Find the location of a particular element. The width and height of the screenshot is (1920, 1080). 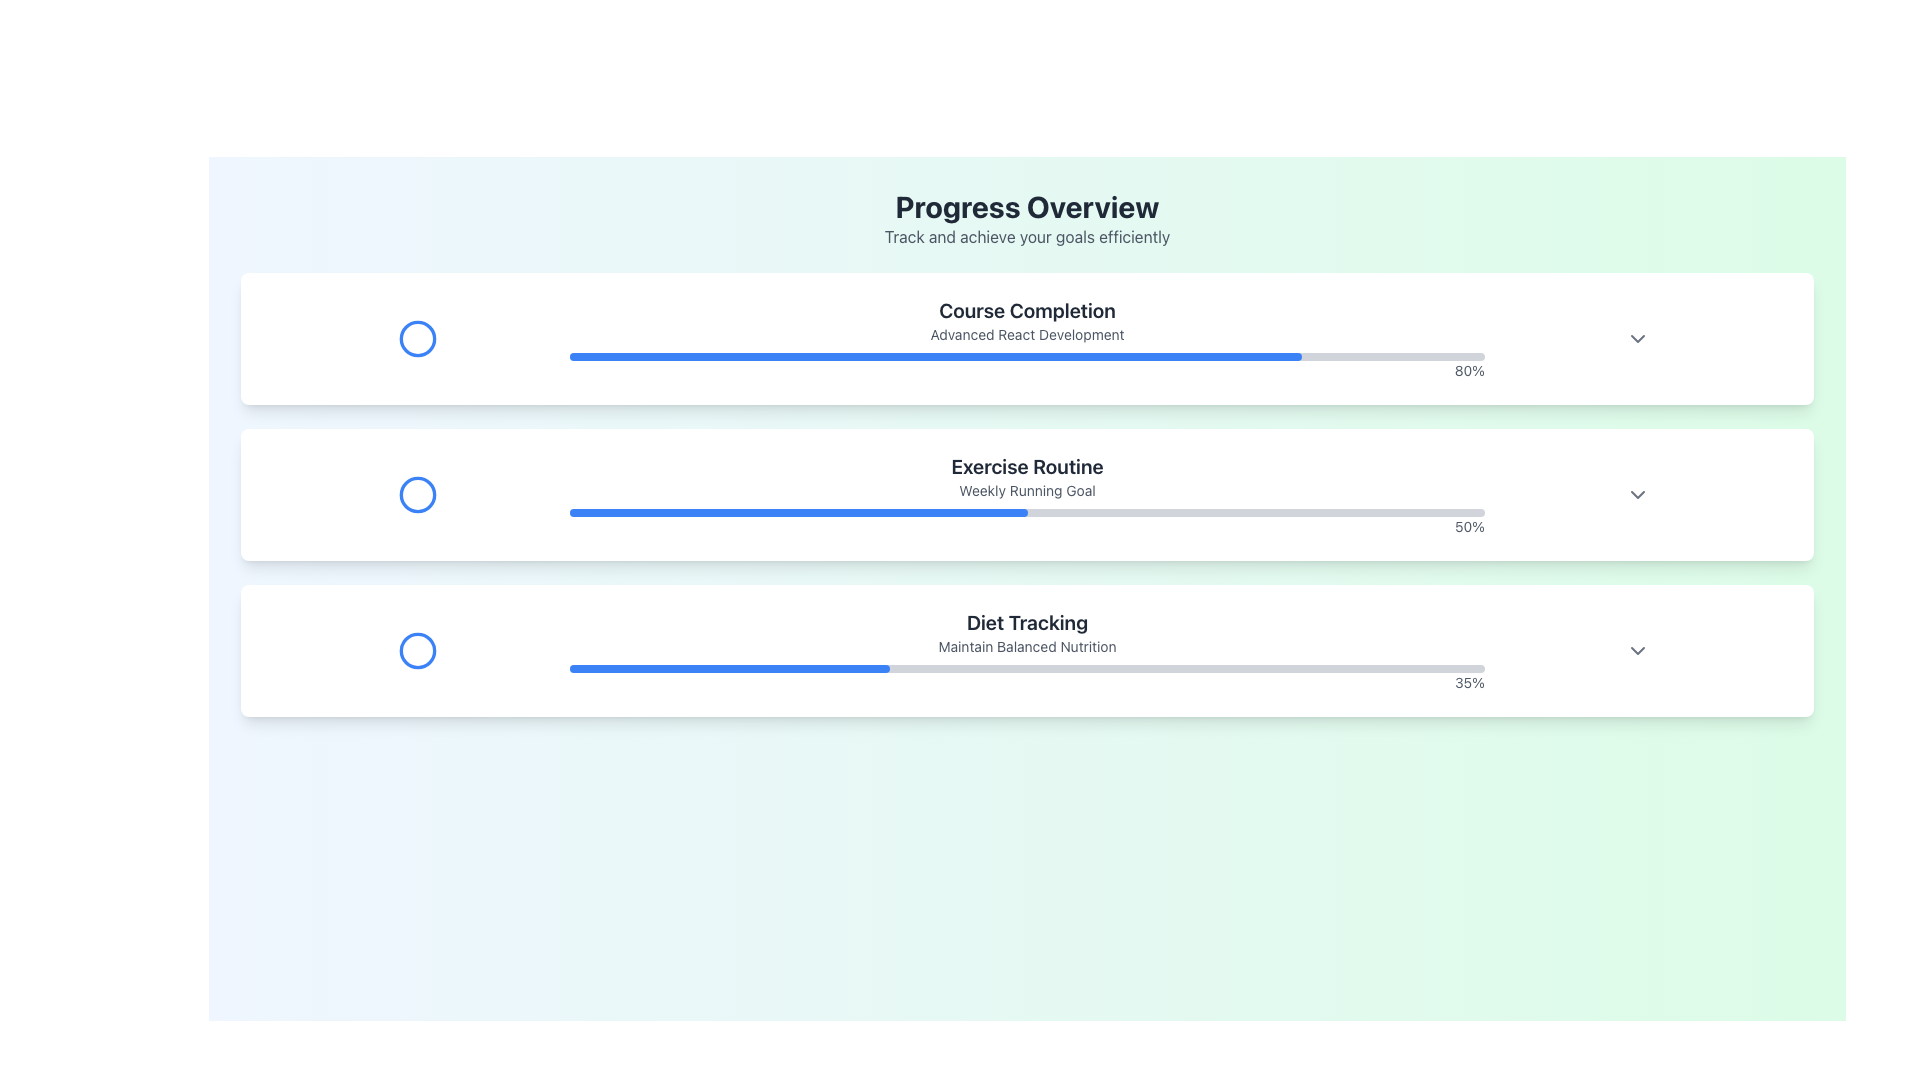

the filled blue section of the progress bar within the 'Diet Tracking' card to indicate the current progress of 35% is located at coordinates (729, 668).